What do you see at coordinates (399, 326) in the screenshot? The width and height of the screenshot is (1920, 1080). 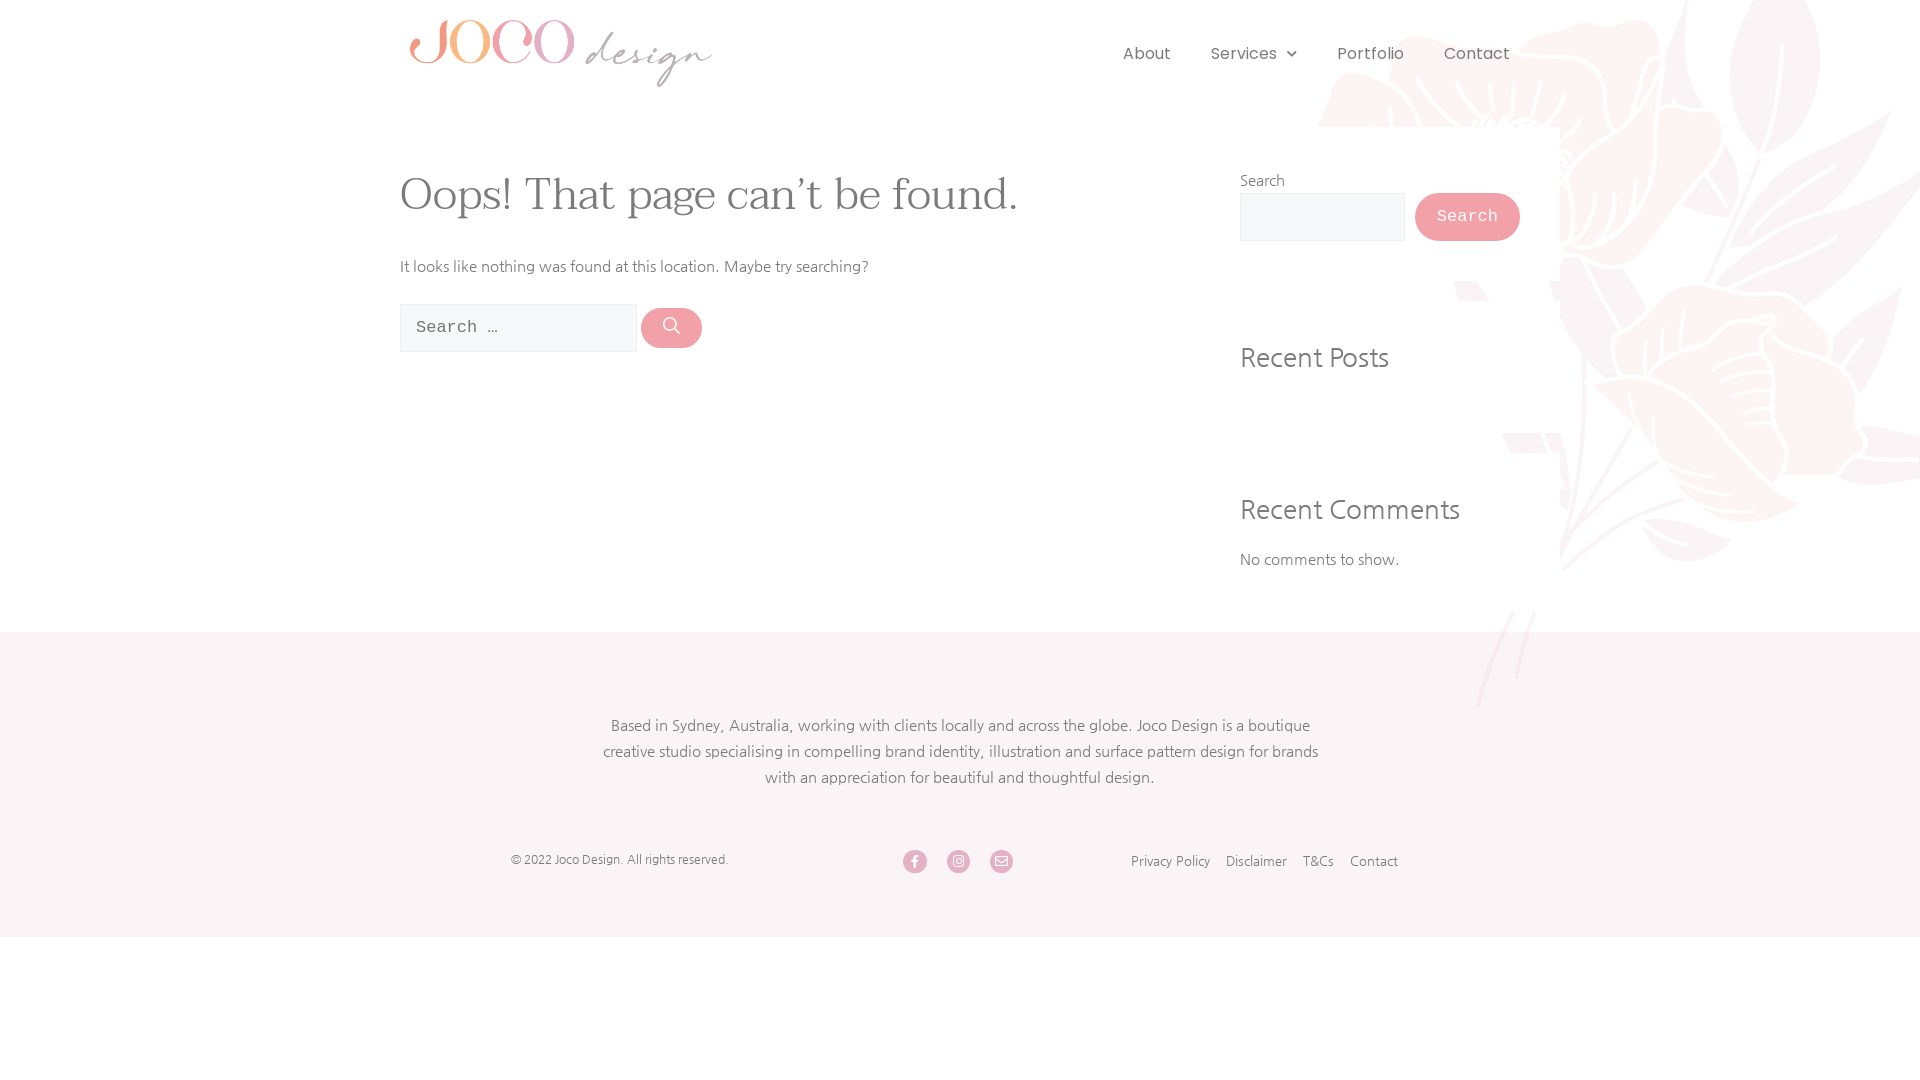 I see `'Search for:'` at bounding box center [399, 326].